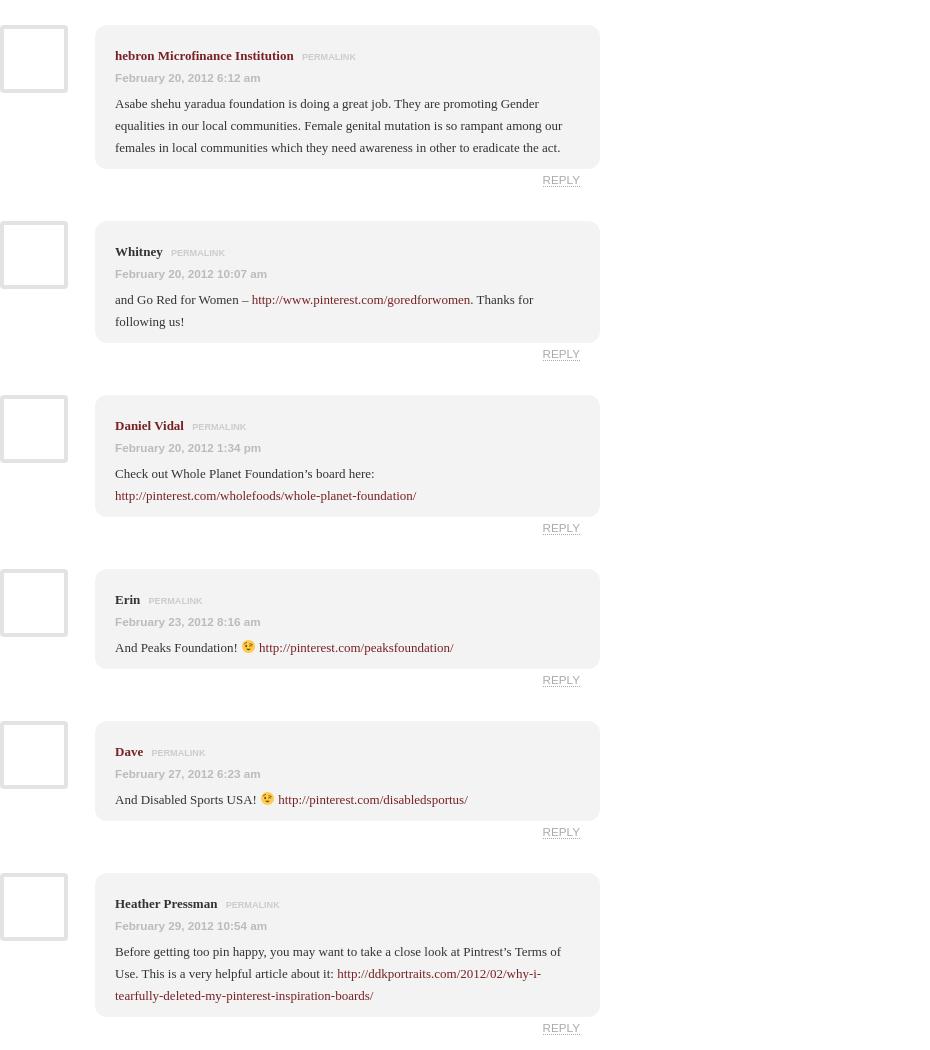 The width and height of the screenshot is (930, 1050). What do you see at coordinates (265, 493) in the screenshot?
I see `'http://pinterest.com/wholefoods/whole-planet-foundation/'` at bounding box center [265, 493].